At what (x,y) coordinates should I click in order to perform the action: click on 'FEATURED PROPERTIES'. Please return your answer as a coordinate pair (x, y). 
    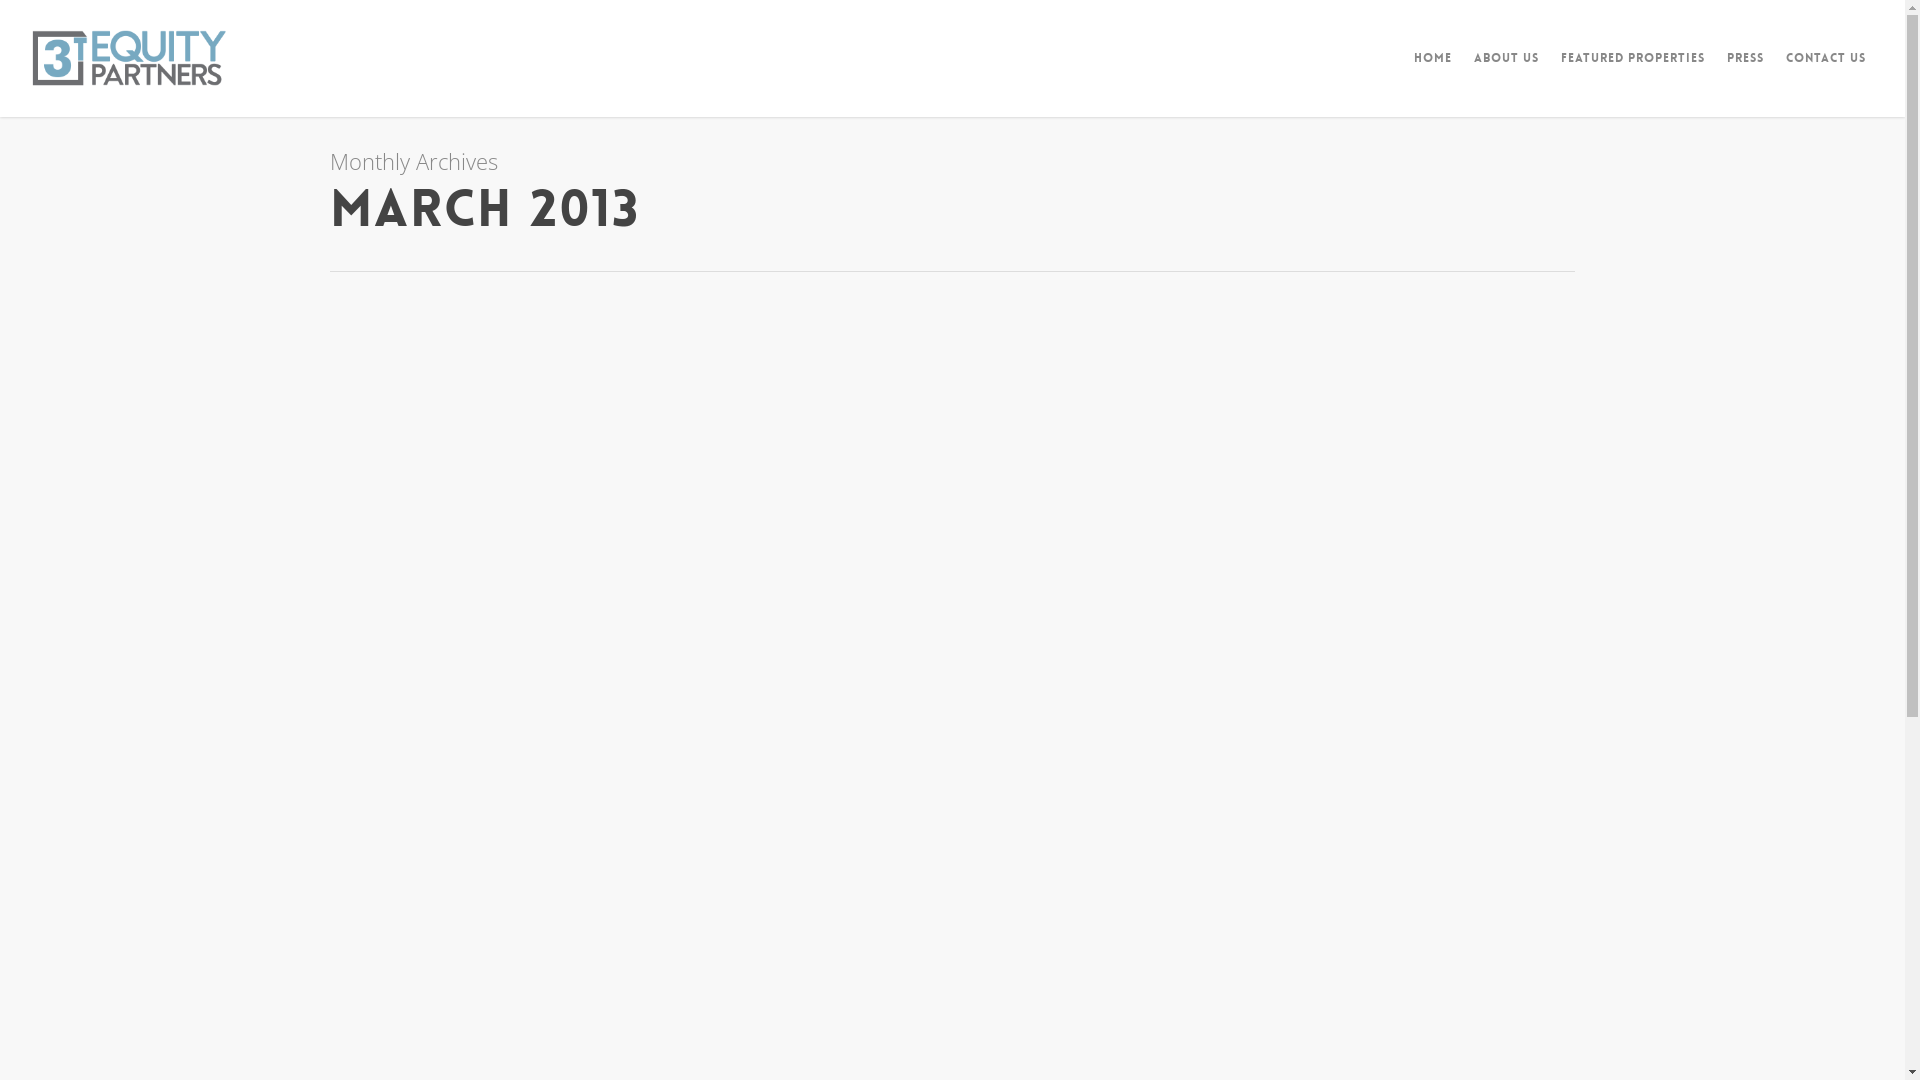
    Looking at the image, I should click on (1632, 71).